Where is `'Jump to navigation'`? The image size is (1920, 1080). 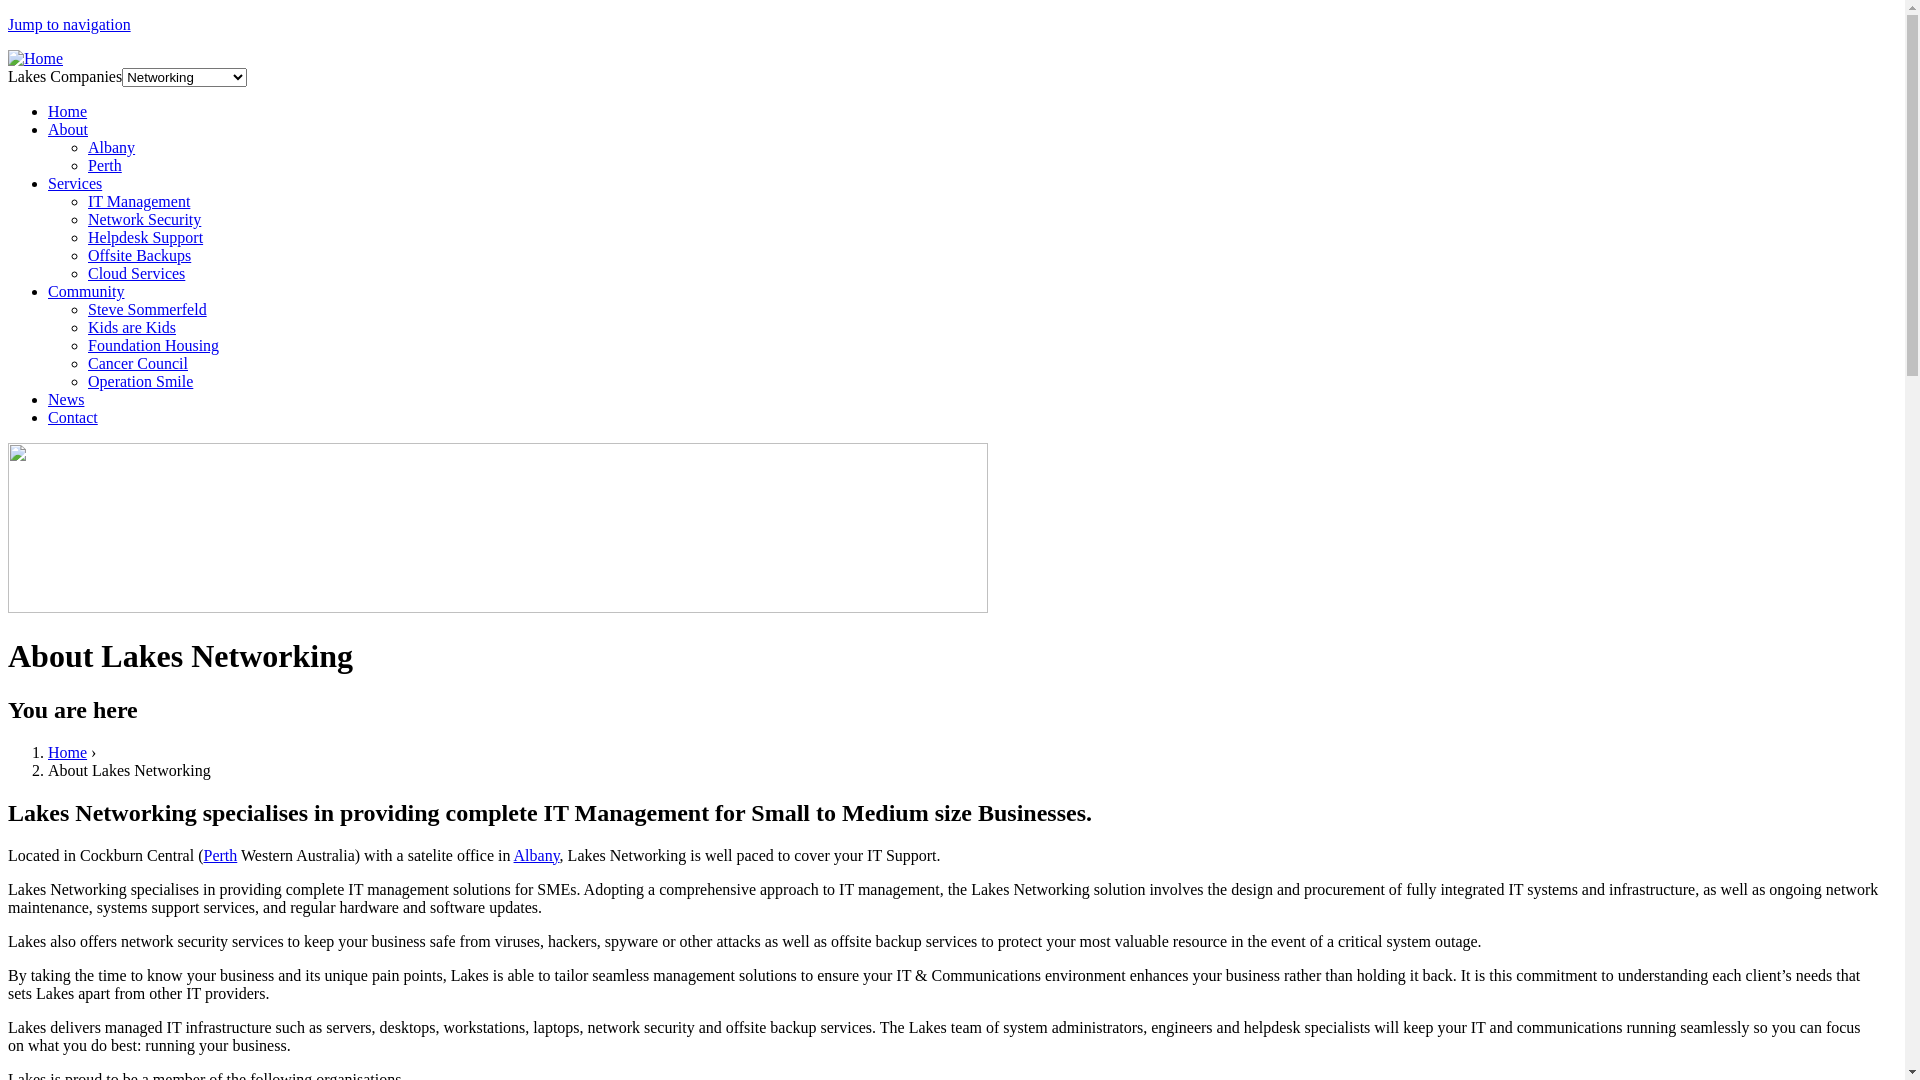
'Jump to navigation' is located at coordinates (8, 24).